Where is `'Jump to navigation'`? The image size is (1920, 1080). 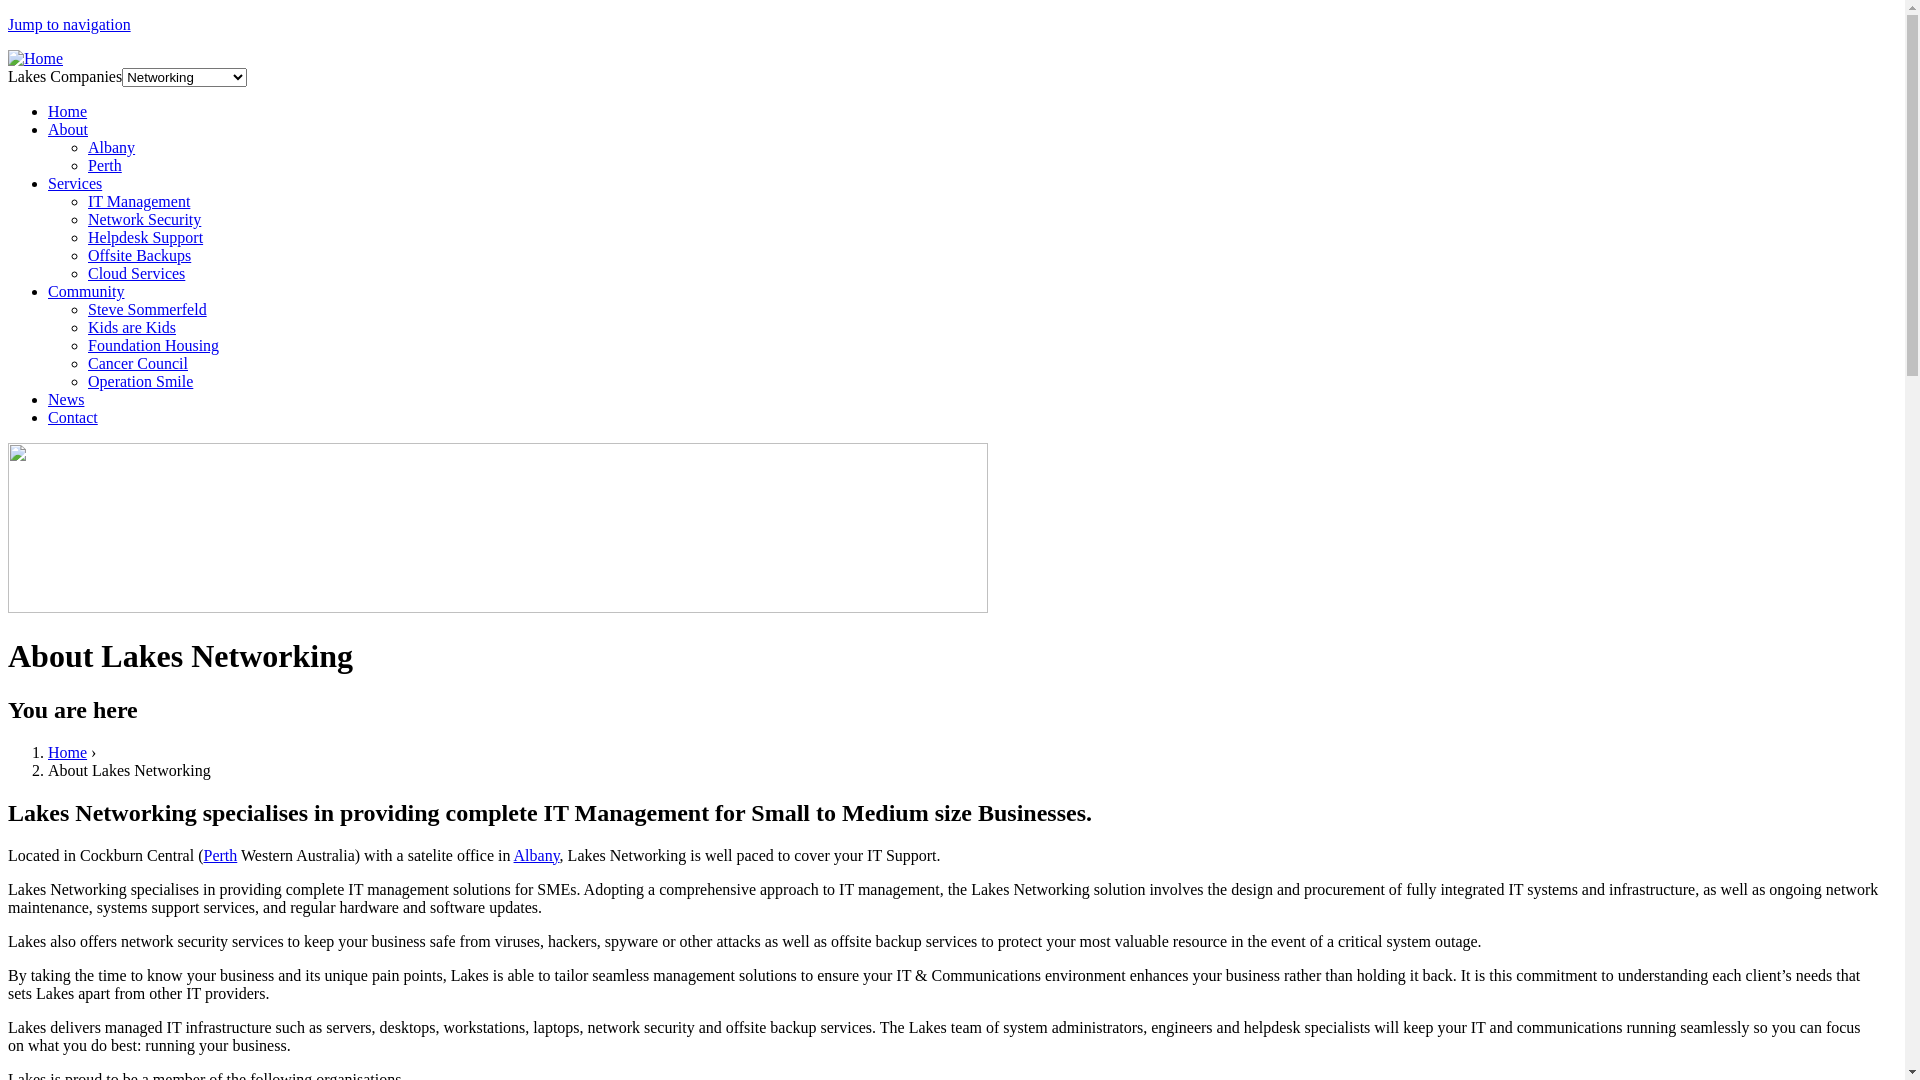
'Jump to navigation' is located at coordinates (8, 24).